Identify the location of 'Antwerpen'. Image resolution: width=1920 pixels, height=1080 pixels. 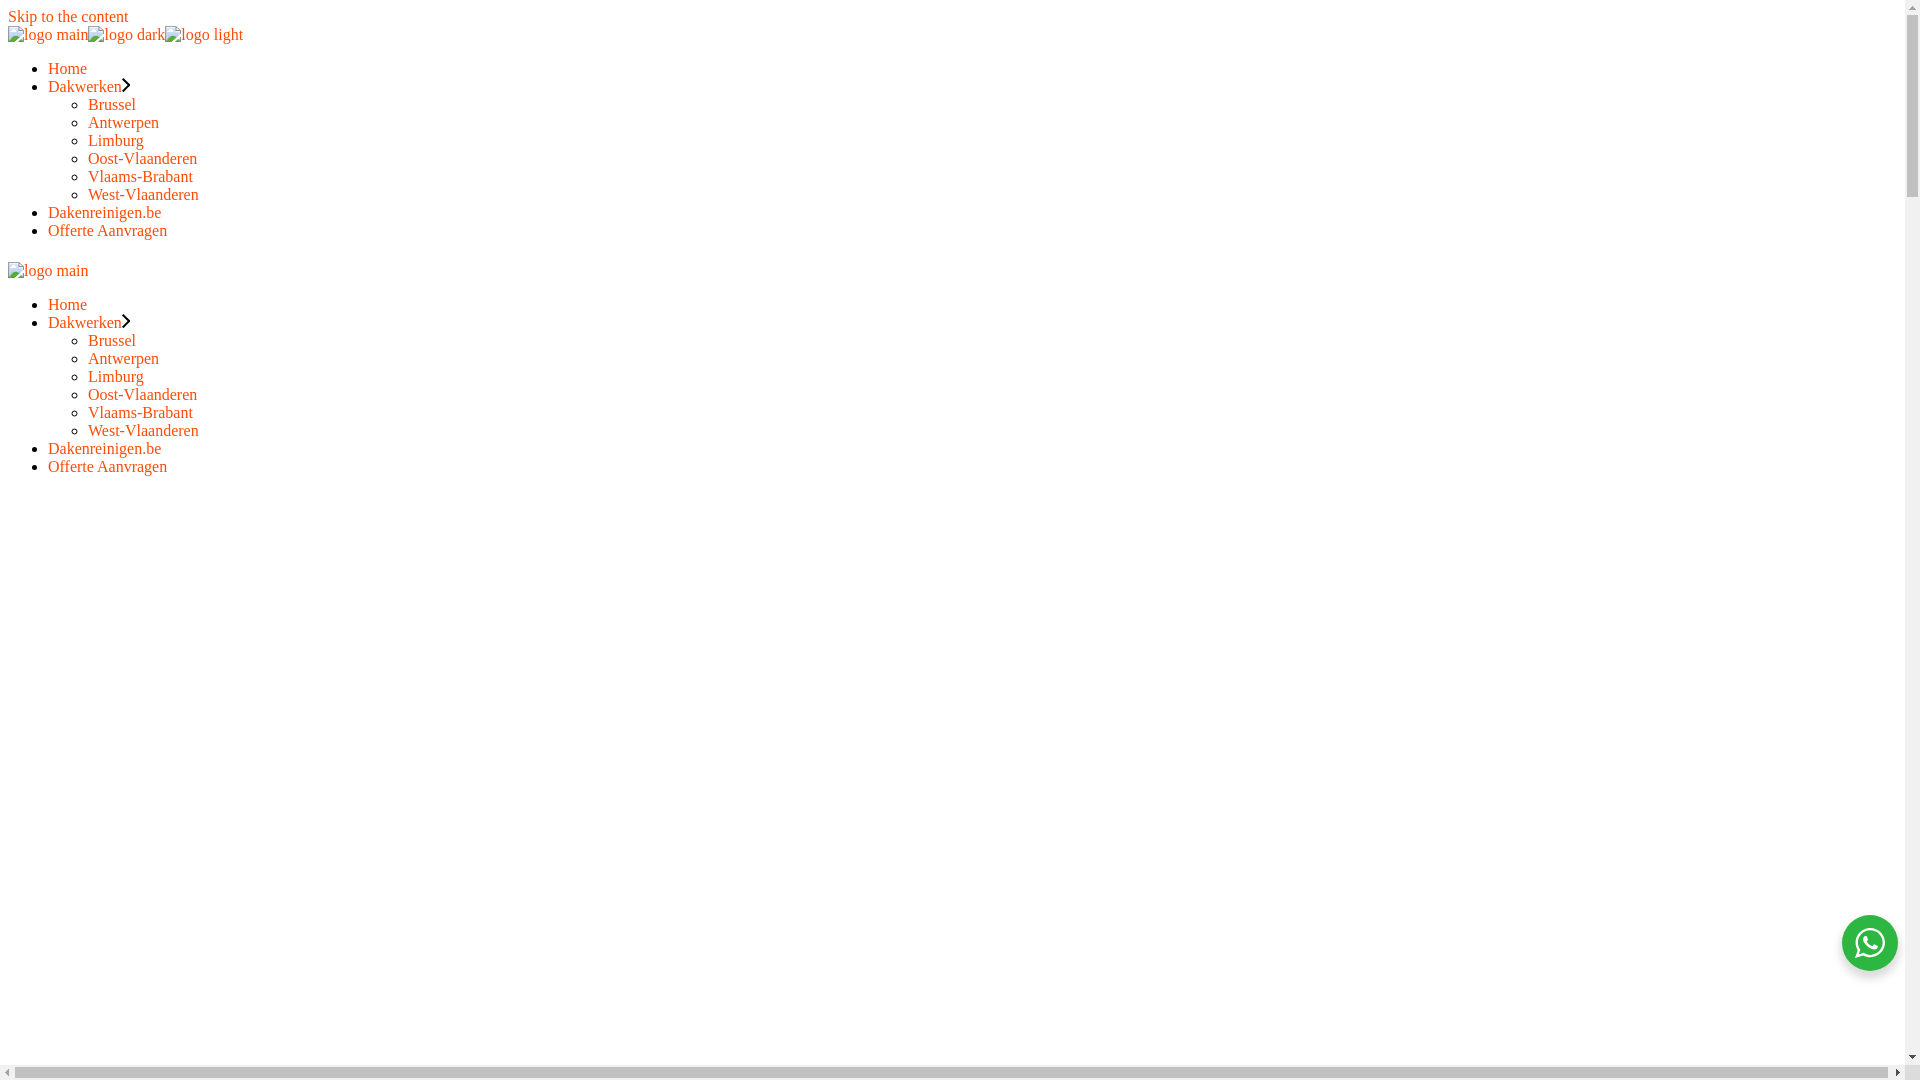
(122, 122).